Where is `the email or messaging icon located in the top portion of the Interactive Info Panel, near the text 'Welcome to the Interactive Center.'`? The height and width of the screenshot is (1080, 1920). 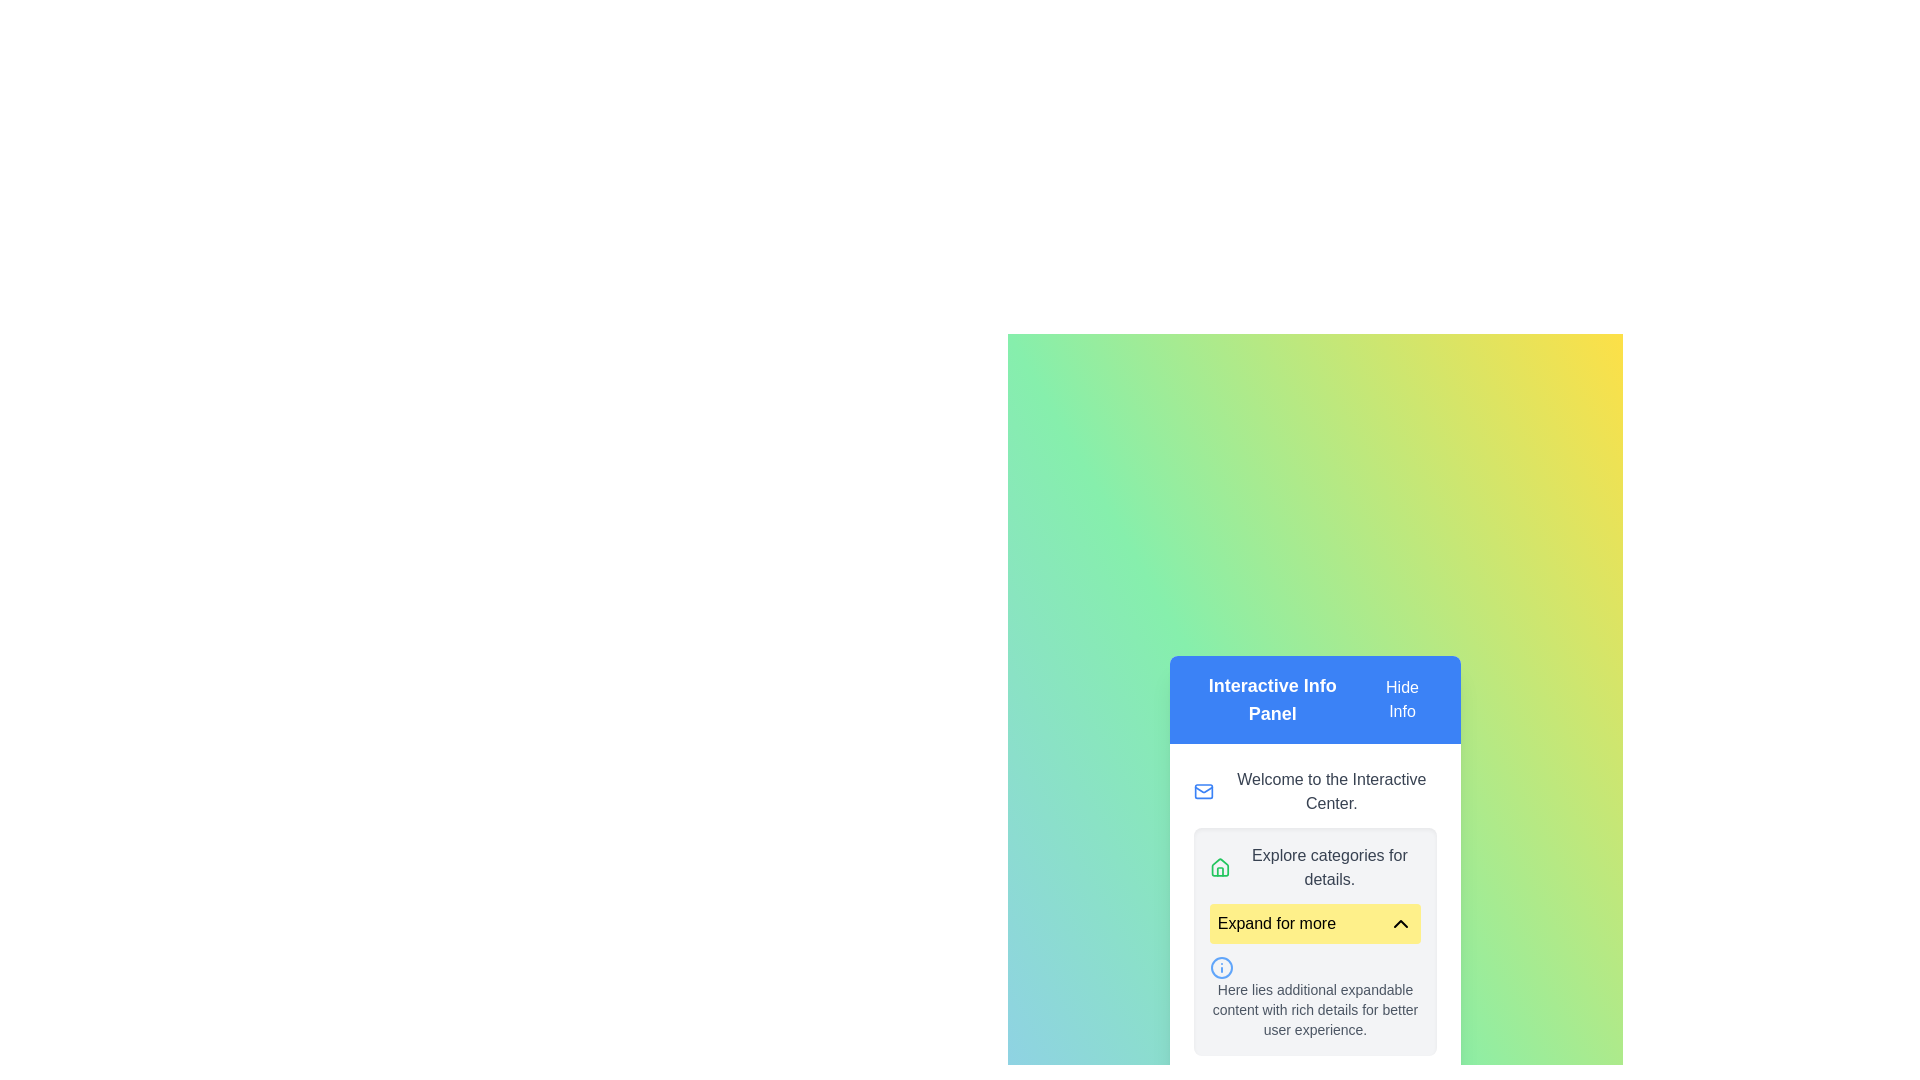 the email or messaging icon located in the top portion of the Interactive Info Panel, near the text 'Welcome to the Interactive Center.' is located at coordinates (1203, 790).